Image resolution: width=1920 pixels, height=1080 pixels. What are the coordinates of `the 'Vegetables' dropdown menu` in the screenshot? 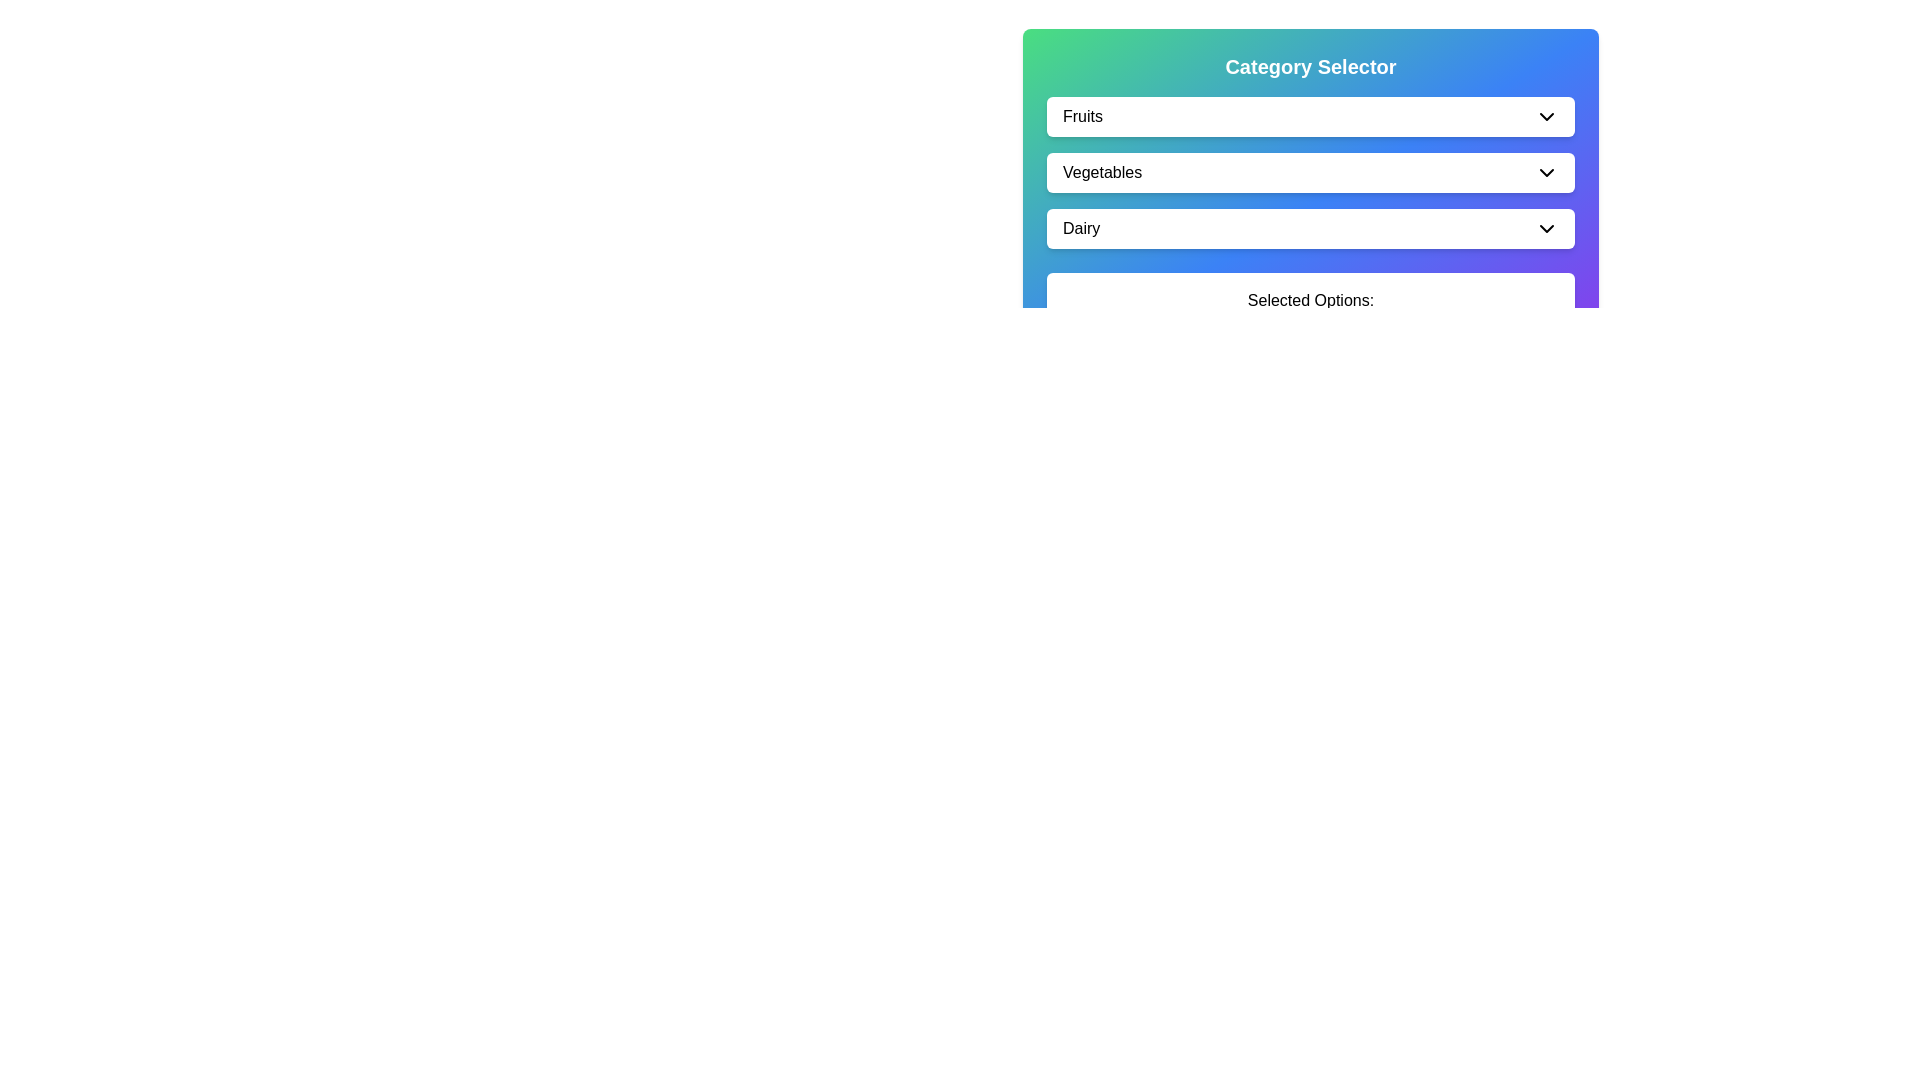 It's located at (1310, 155).